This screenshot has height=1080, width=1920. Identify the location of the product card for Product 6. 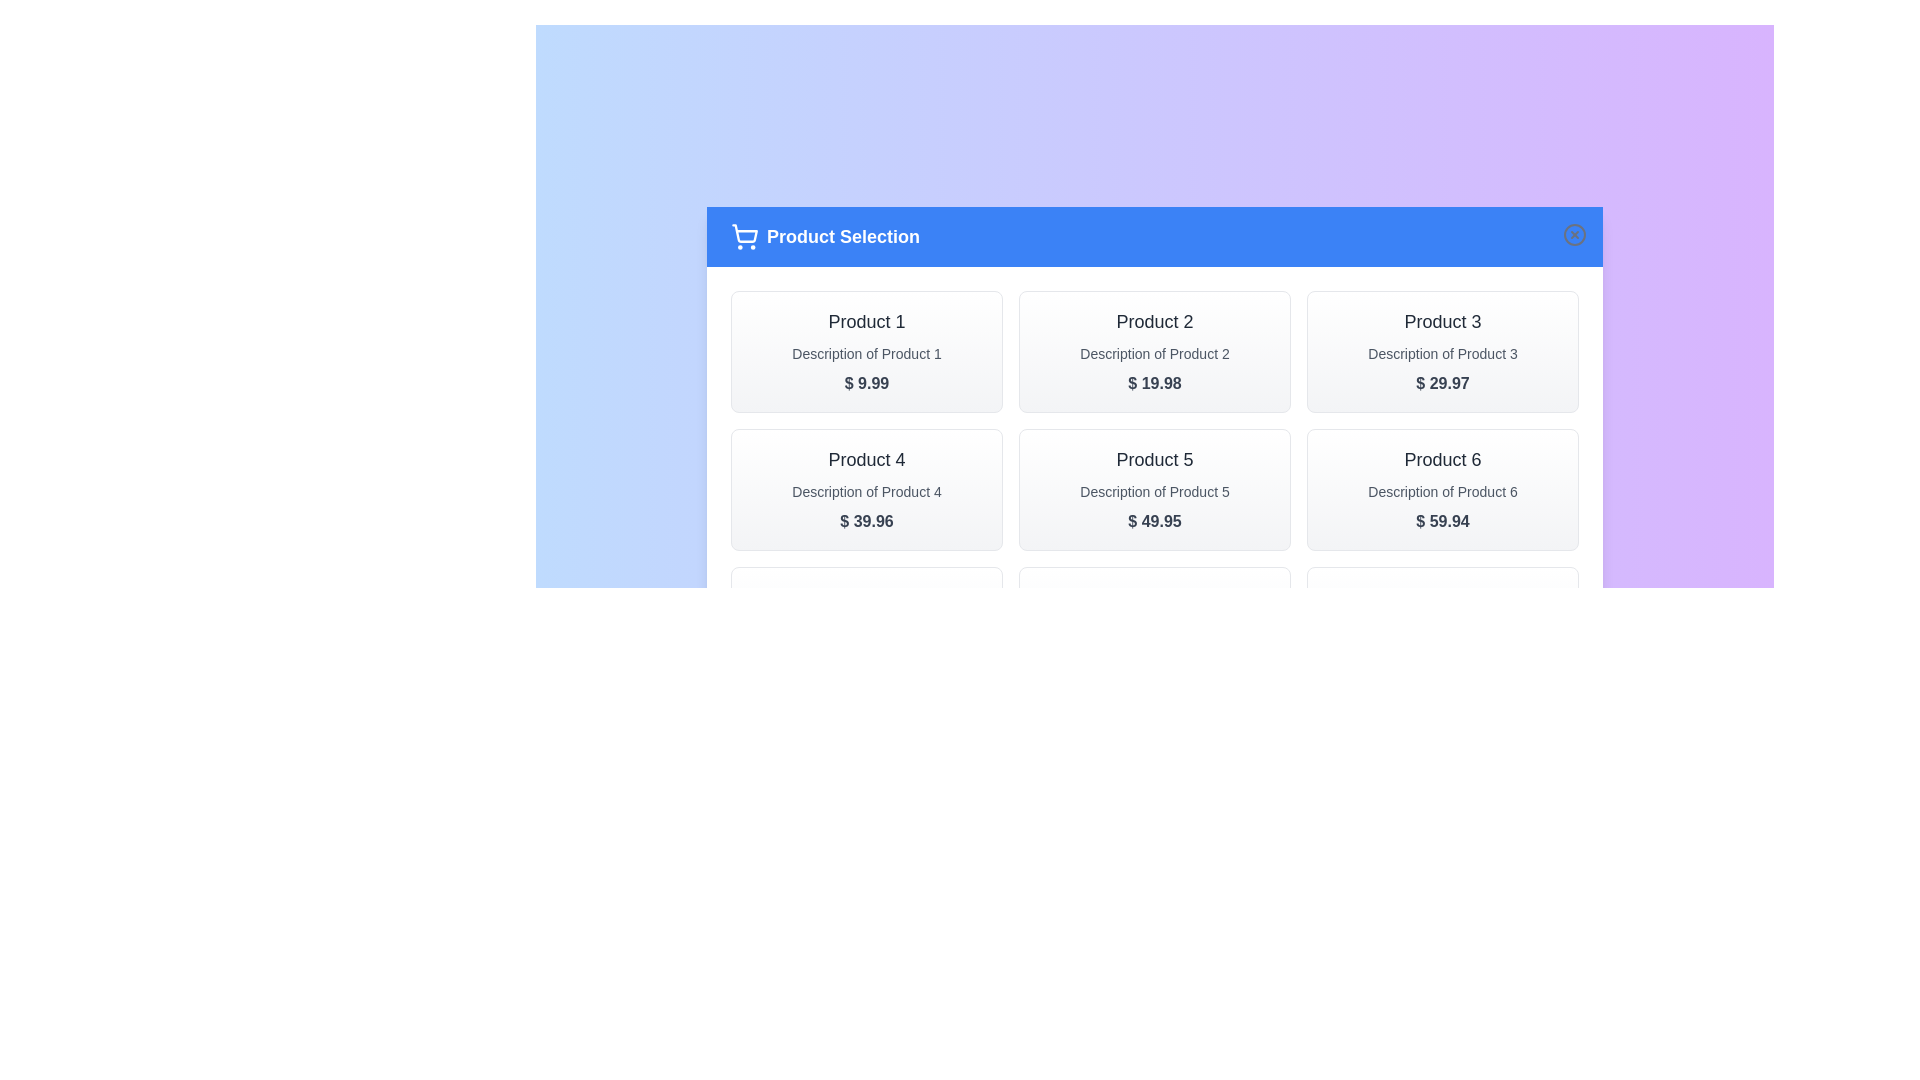
(1443, 489).